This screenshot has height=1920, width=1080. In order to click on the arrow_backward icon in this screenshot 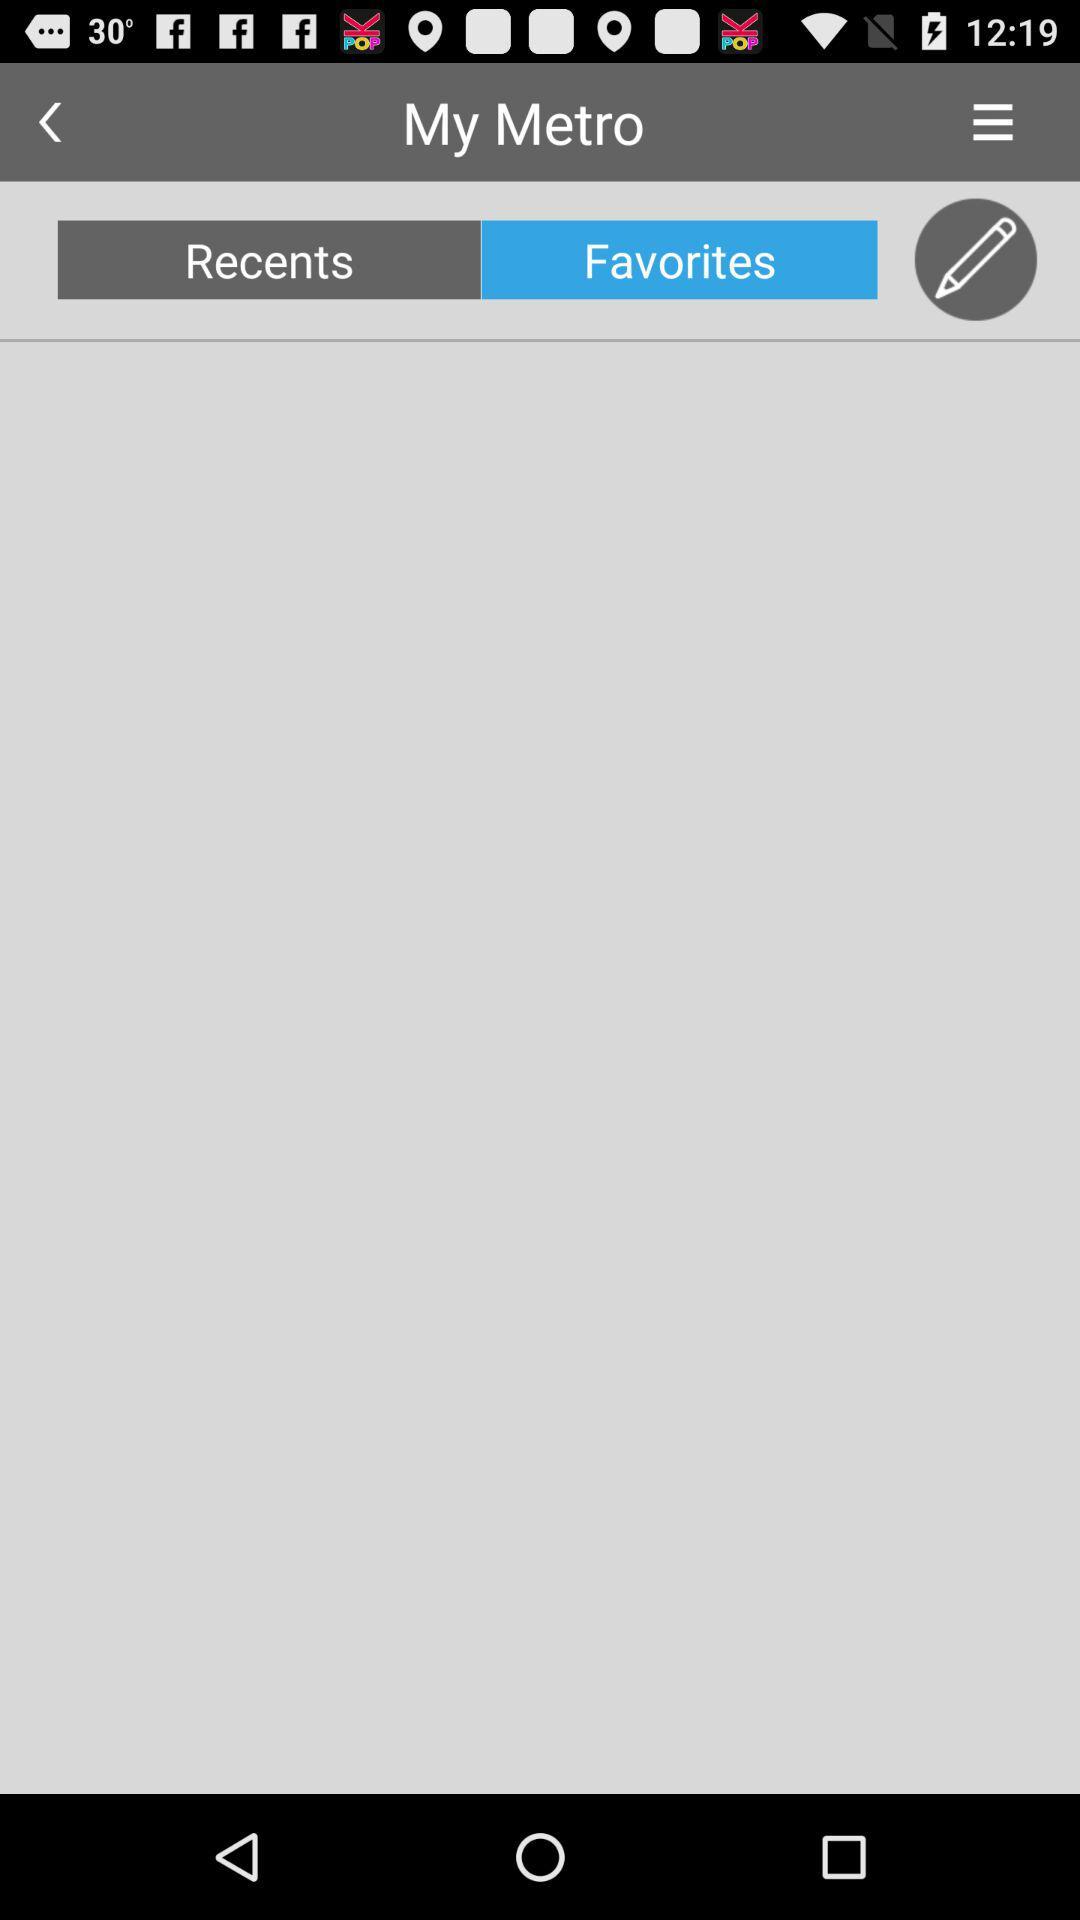, I will do `click(48, 129)`.